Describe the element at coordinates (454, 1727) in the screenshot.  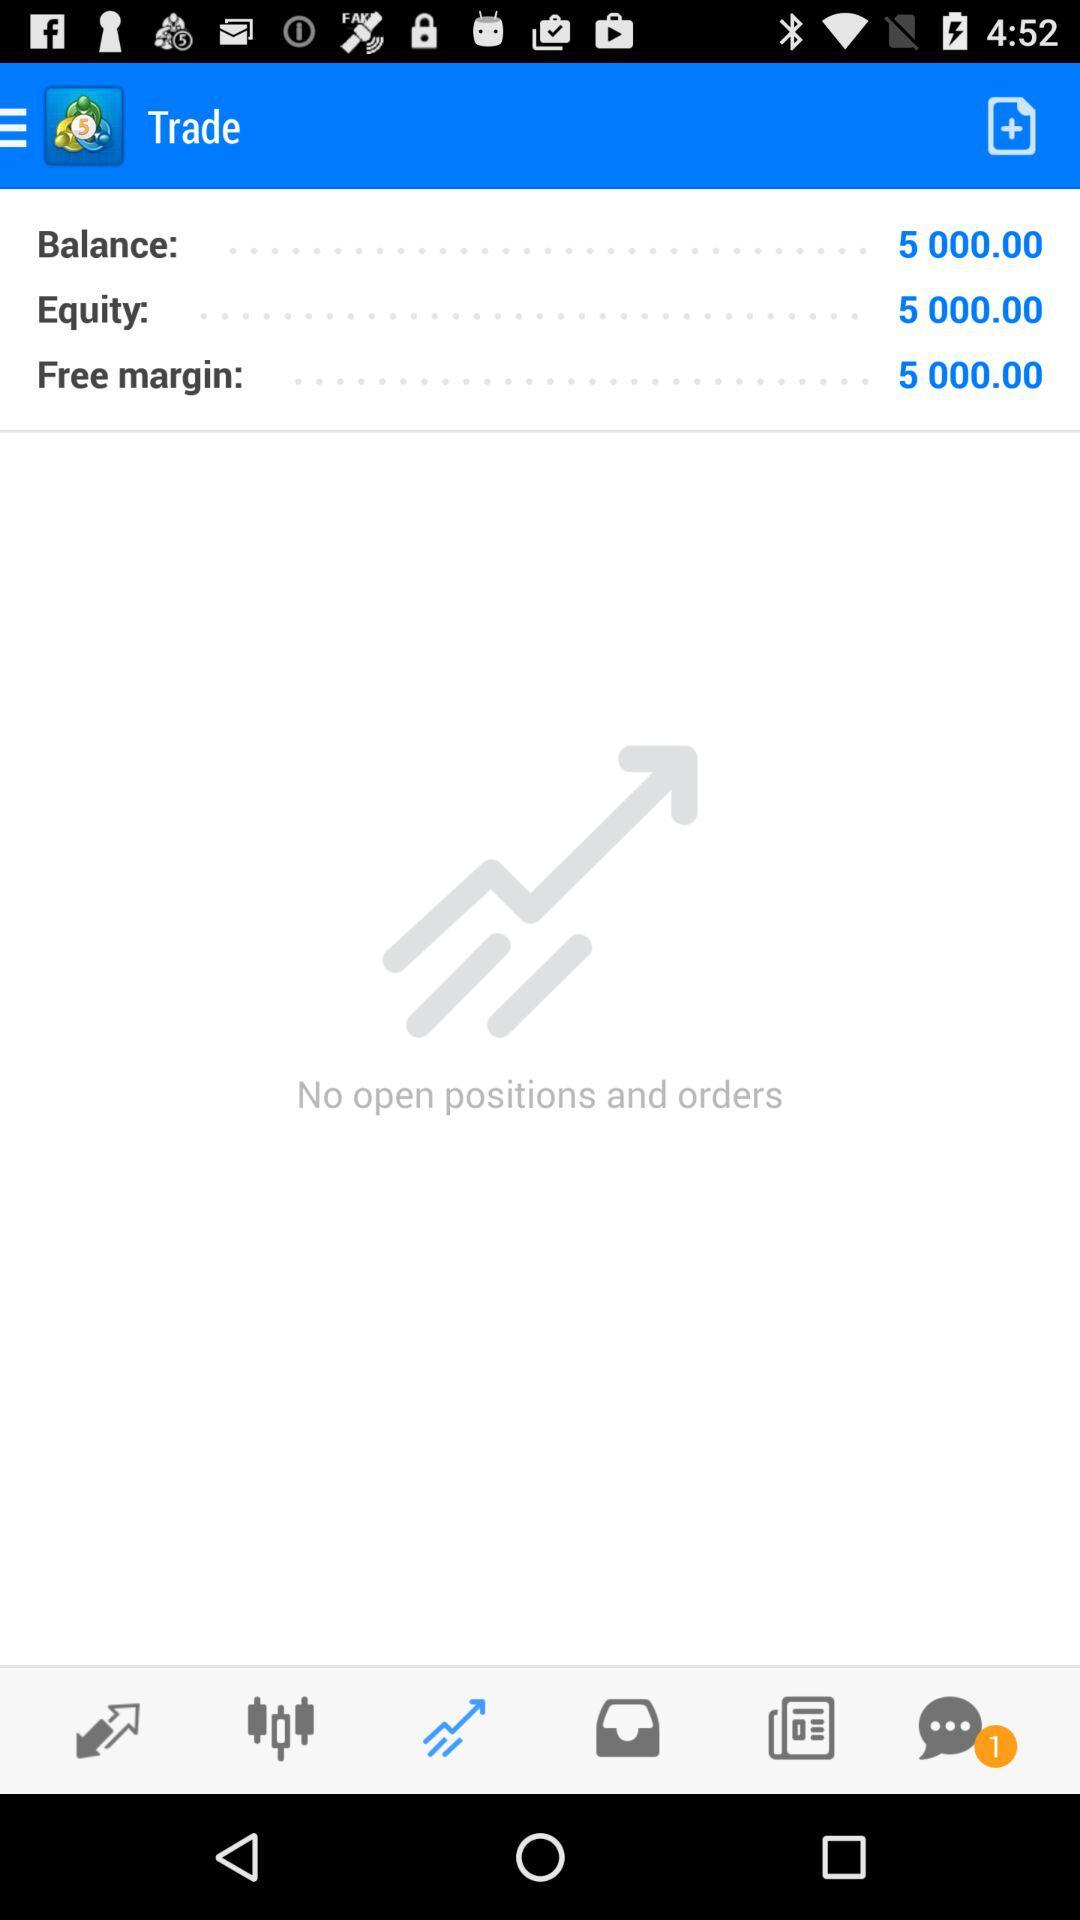
I see `open positions and orders` at that location.